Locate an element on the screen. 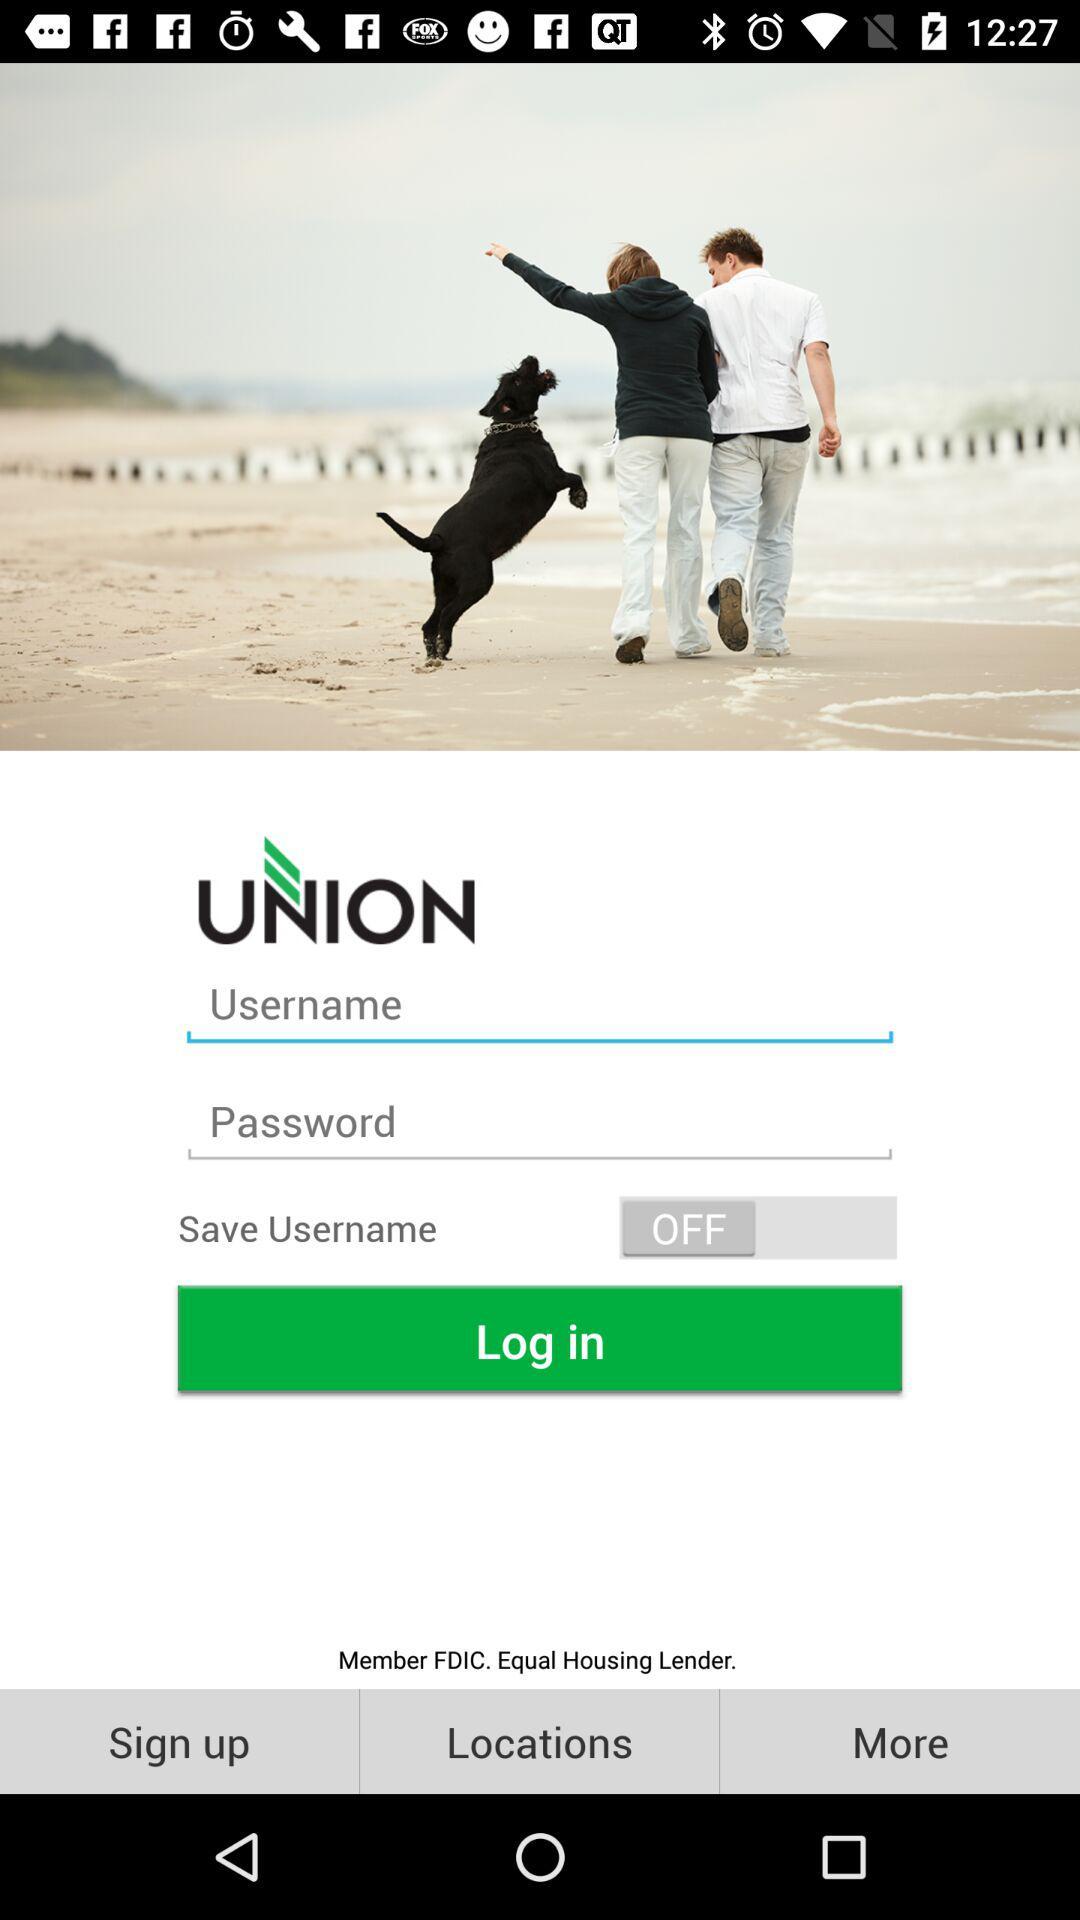 This screenshot has width=1080, height=1920. icon to the right of save username is located at coordinates (758, 1226).